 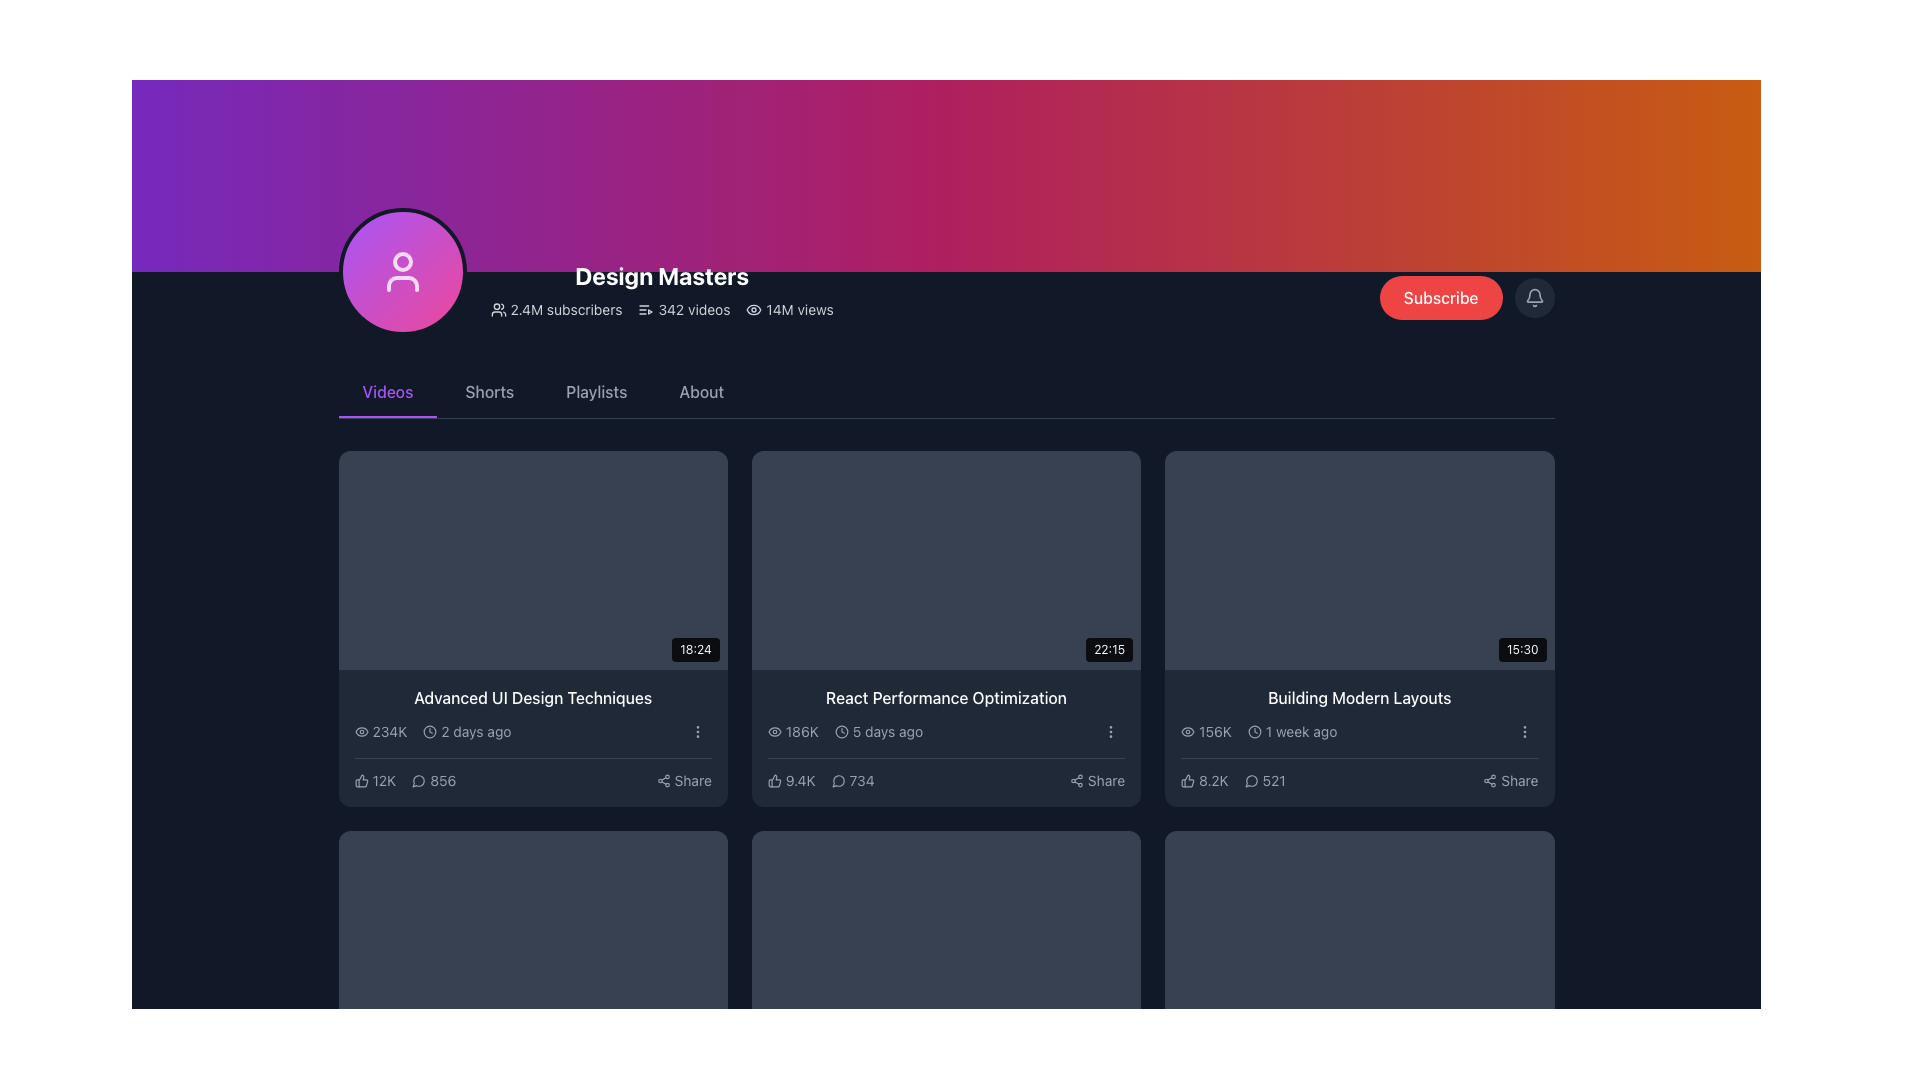 I want to click on the eye-shaped icon located to the left of the text '156K' in the box below the video titled 'Building Modern Layouts', so click(x=1188, y=732).